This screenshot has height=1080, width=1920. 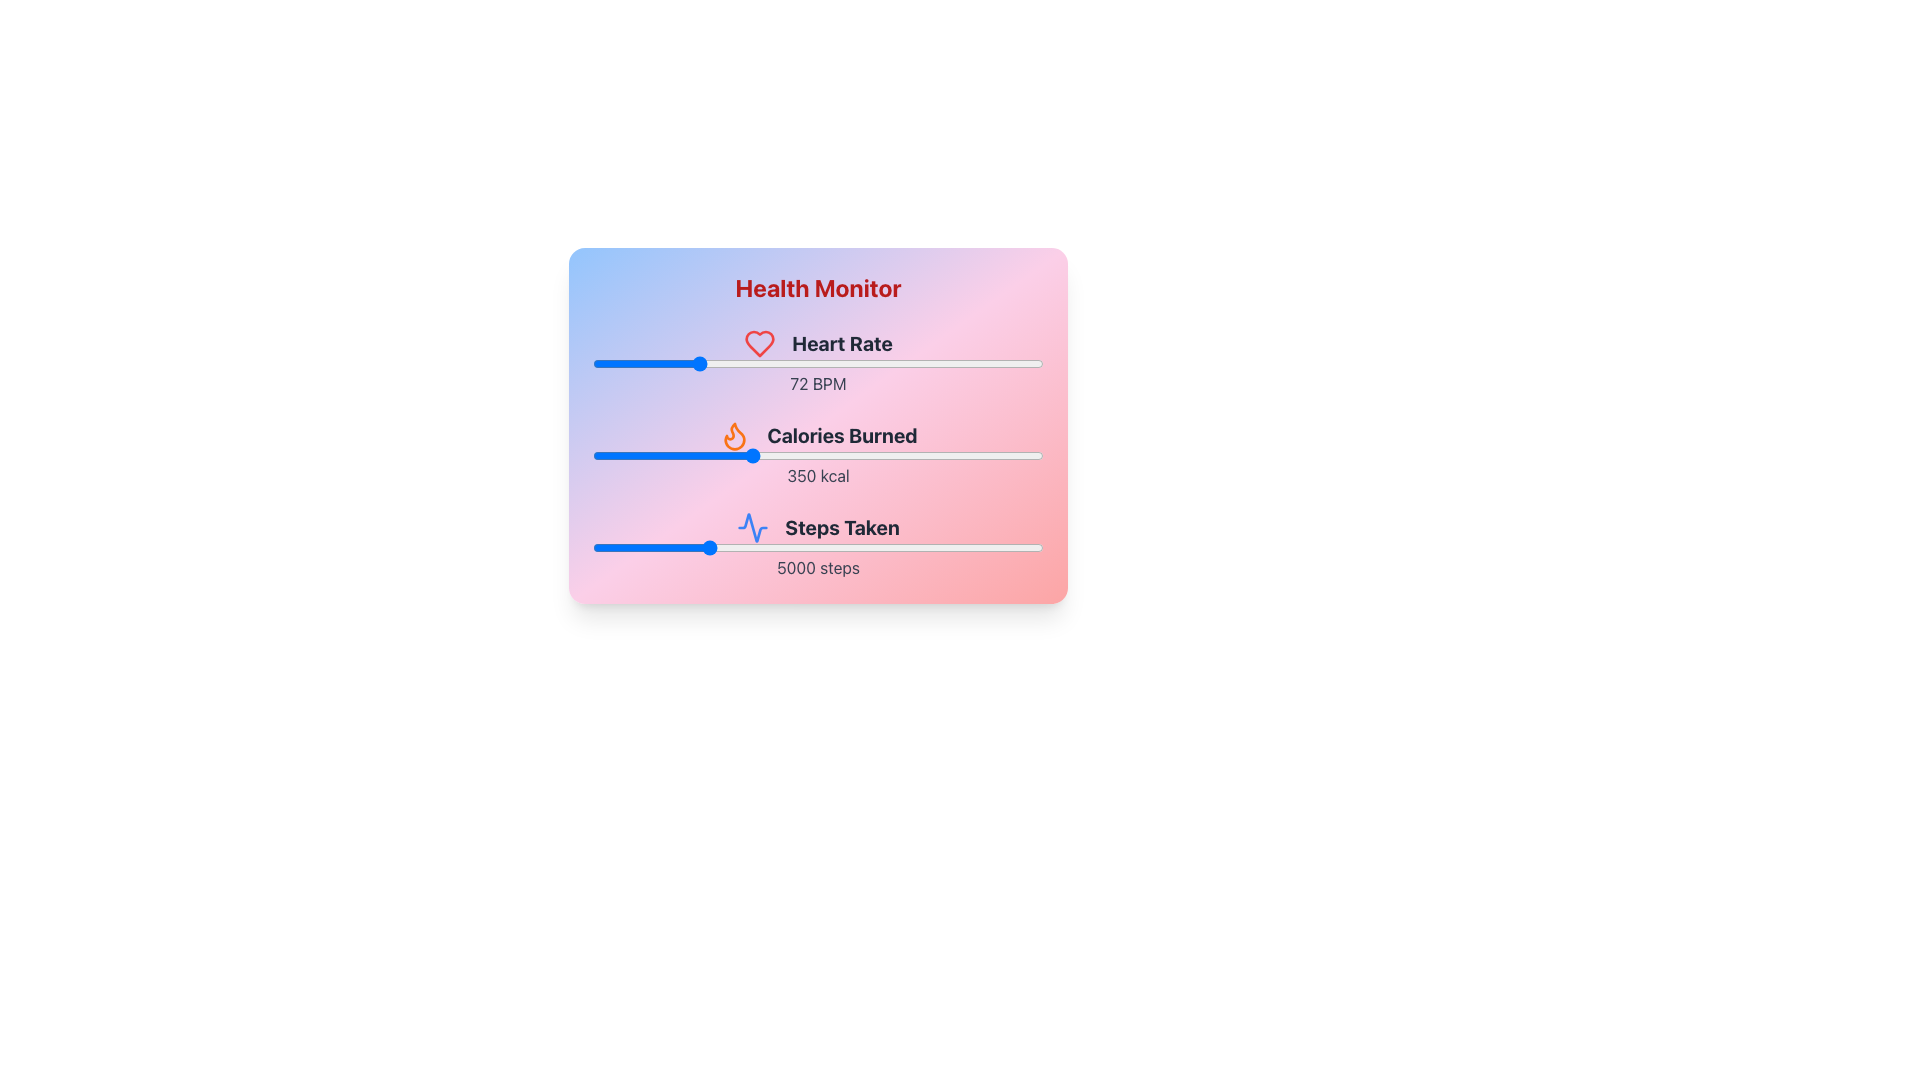 I want to click on the step count, so click(x=604, y=547).